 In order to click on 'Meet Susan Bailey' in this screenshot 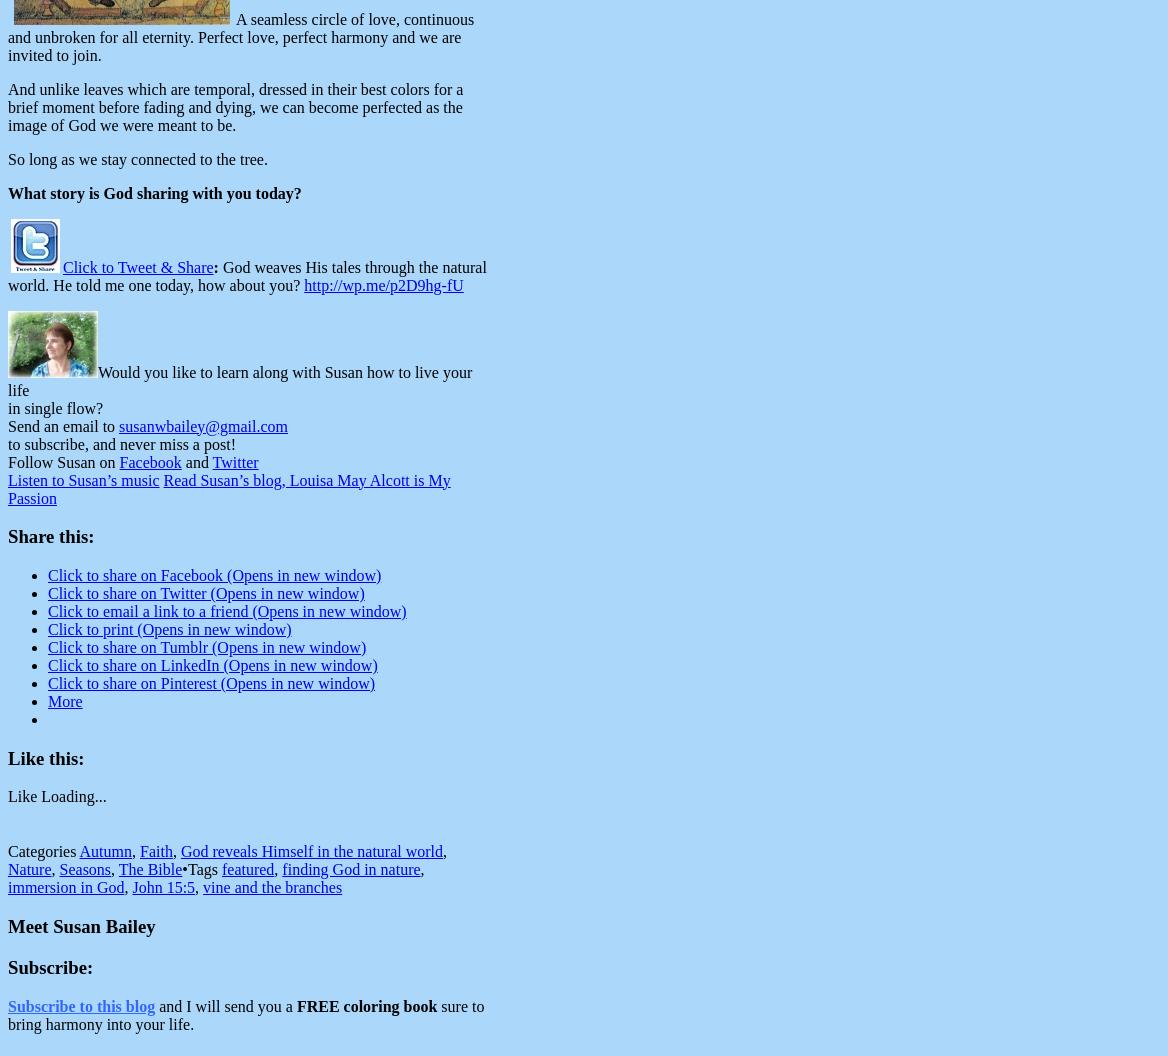, I will do `click(80, 926)`.